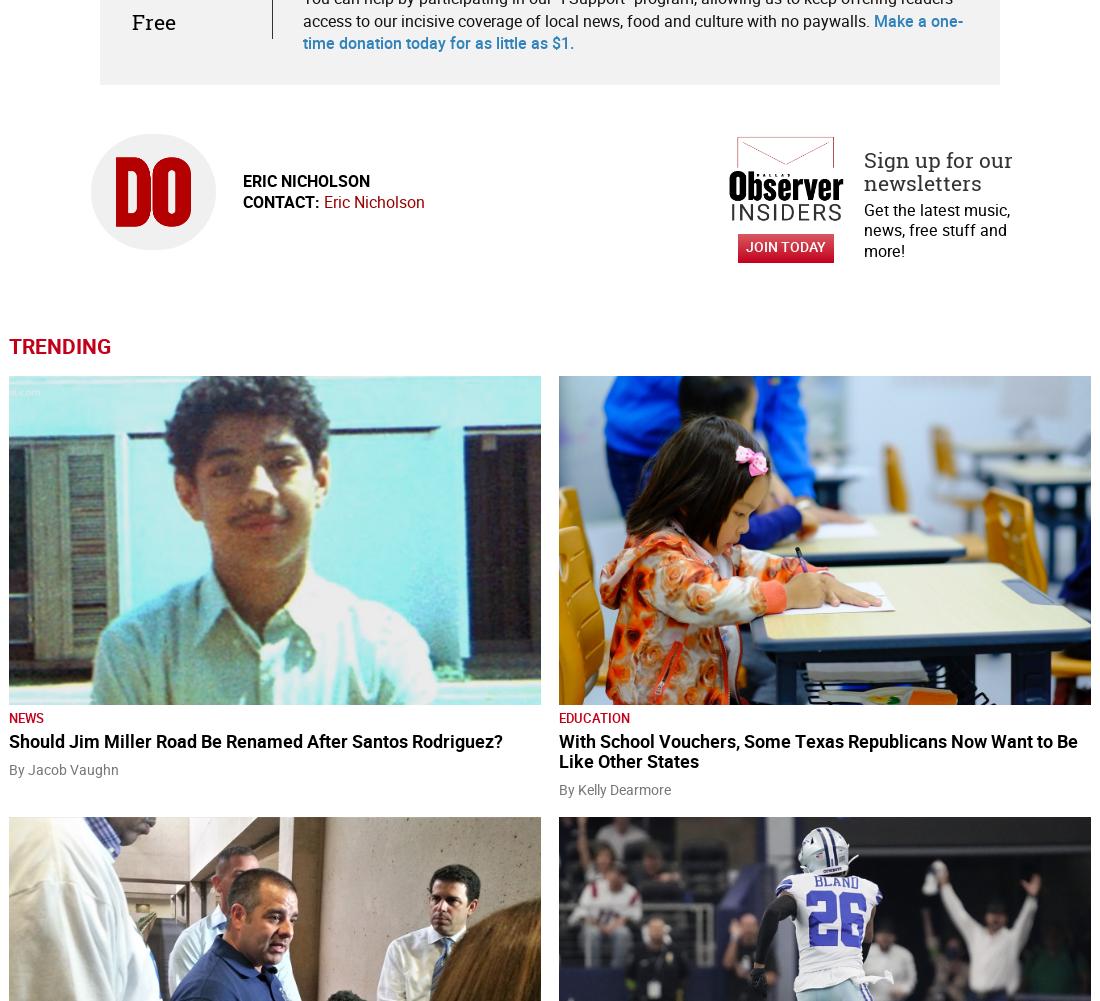 The width and height of the screenshot is (1100, 1001). Describe the element at coordinates (744, 246) in the screenshot. I see `'Join Today'` at that location.